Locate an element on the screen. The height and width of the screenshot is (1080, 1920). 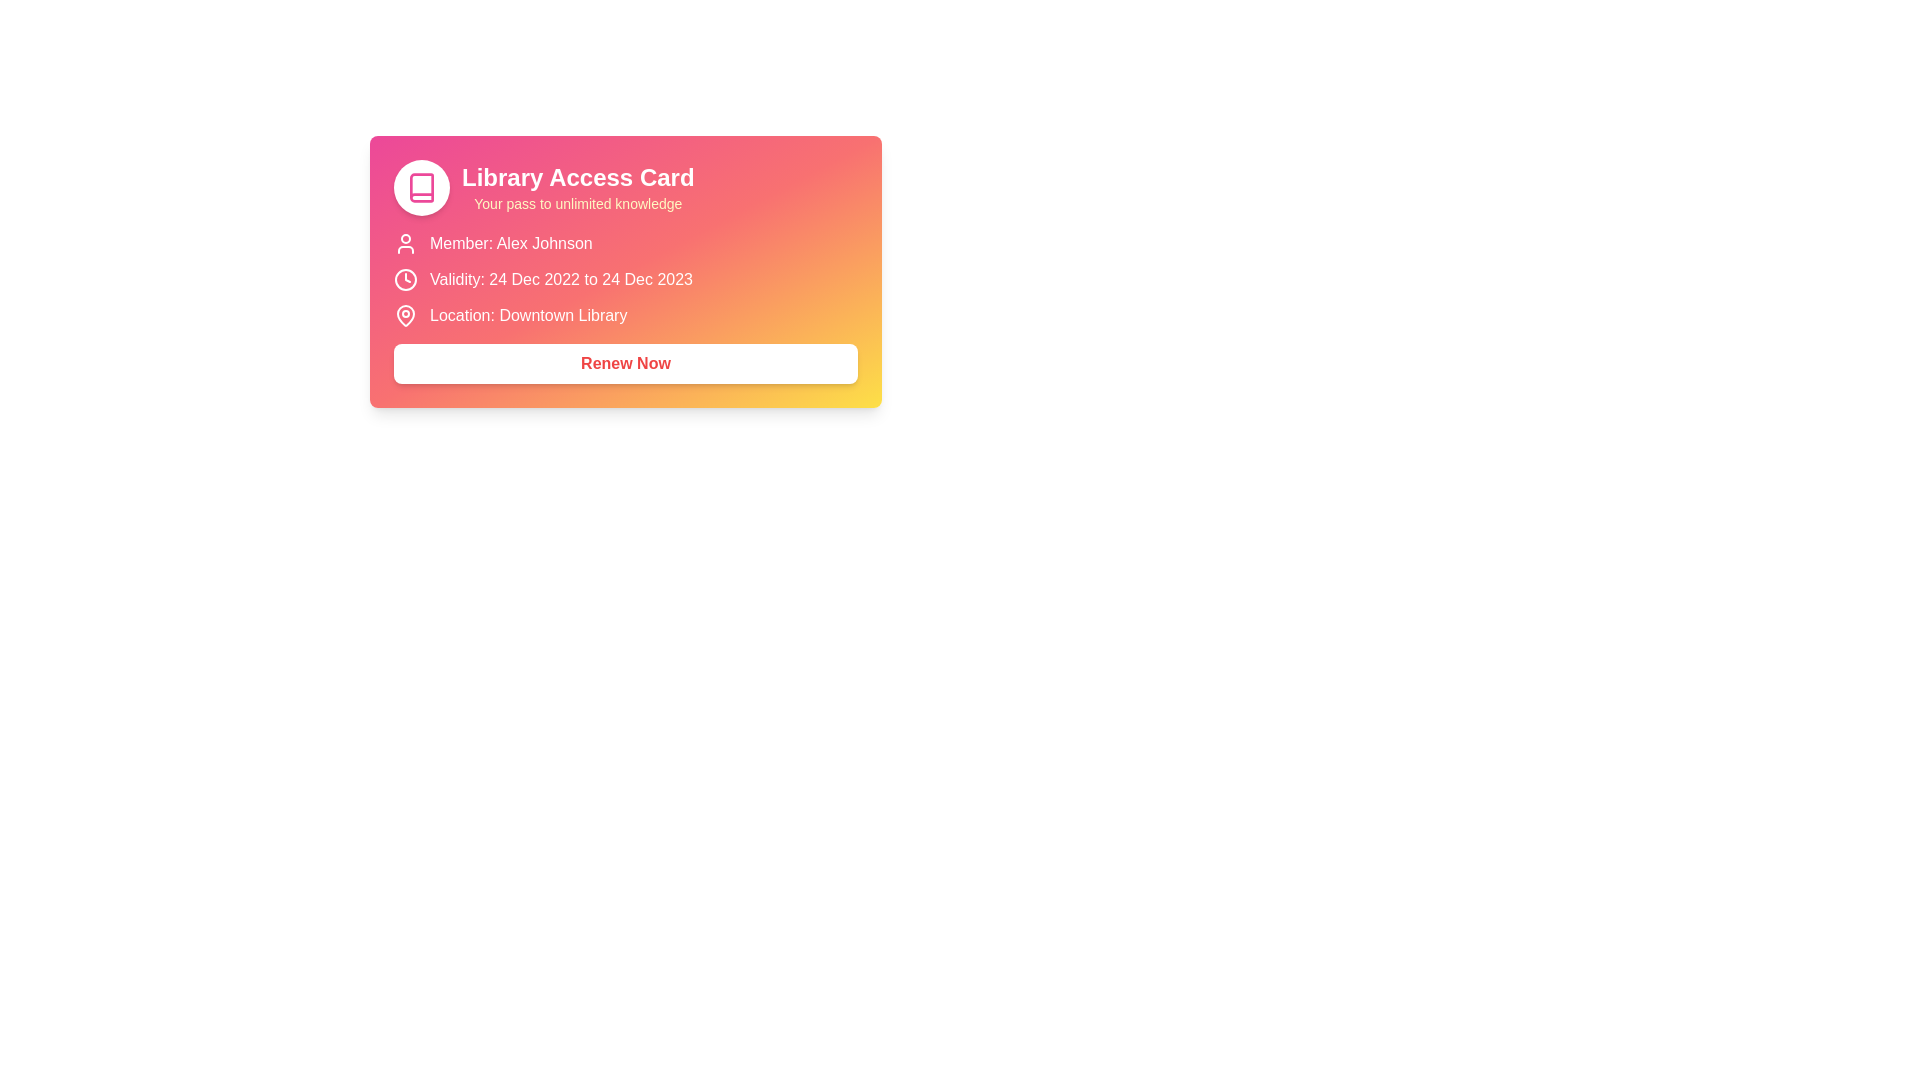
text displayed in the text block labeled 'Library Access Card' with subtext 'Your pass to unlimited knowledge', which is positioned on a pink gradient background is located at coordinates (577, 188).